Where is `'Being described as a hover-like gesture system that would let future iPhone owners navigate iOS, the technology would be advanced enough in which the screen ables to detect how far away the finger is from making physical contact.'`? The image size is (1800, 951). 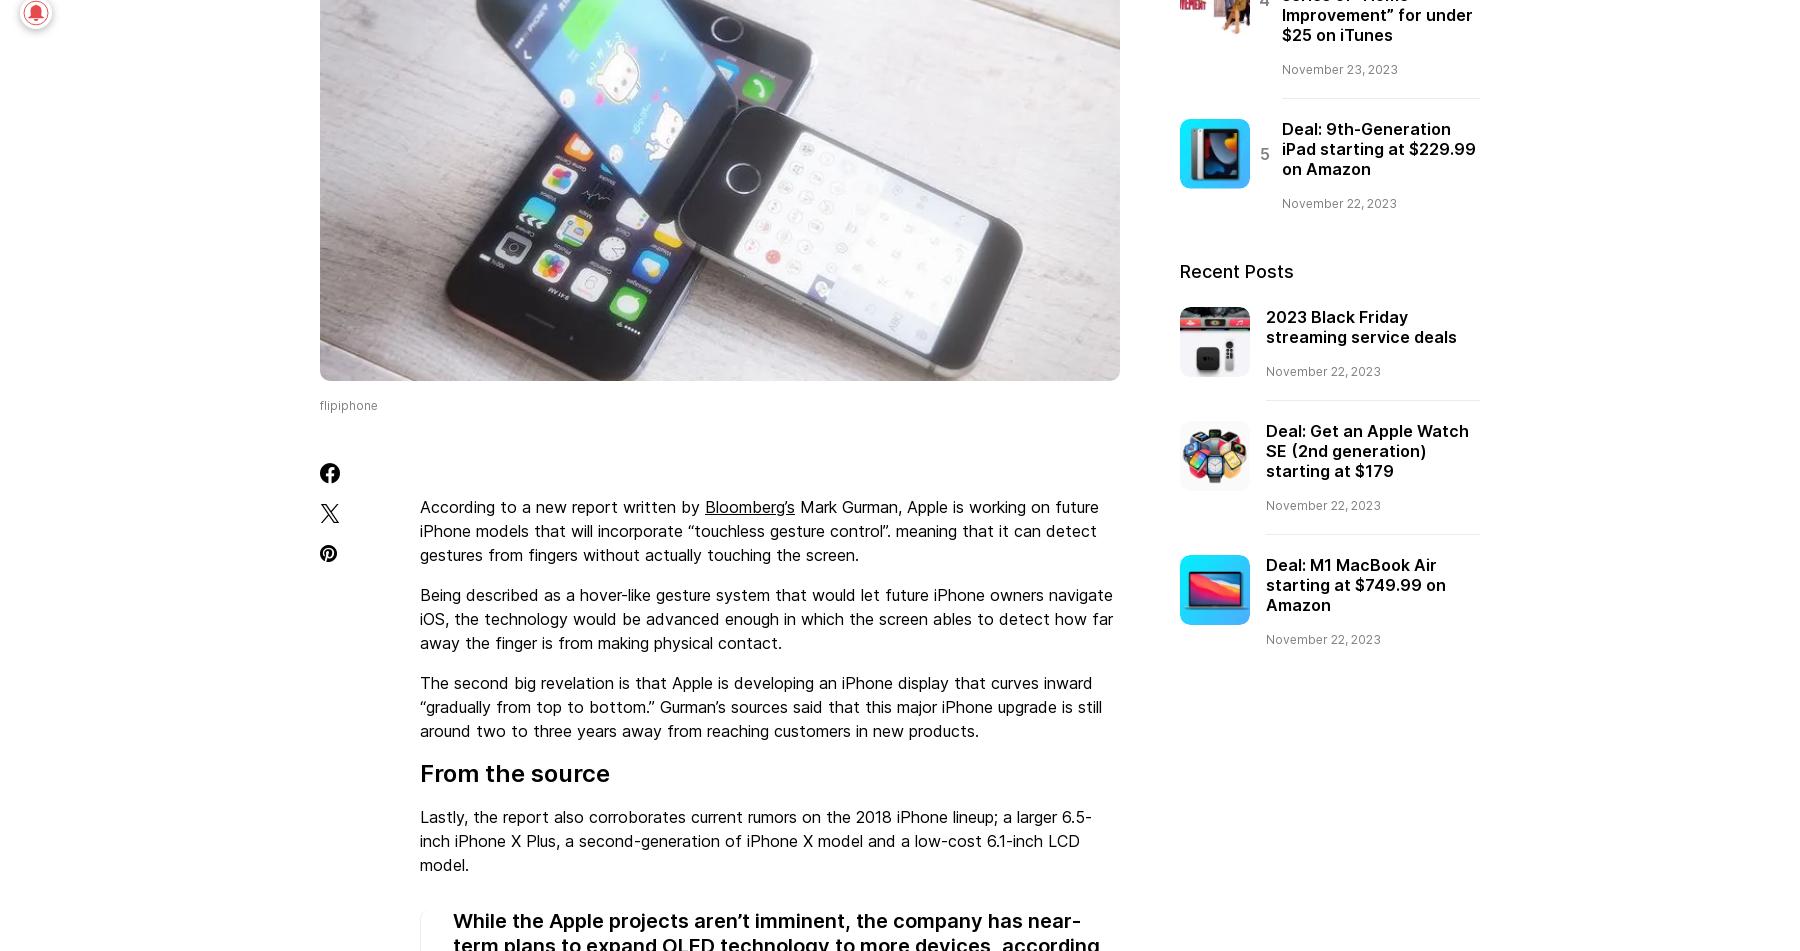 'Being described as a hover-like gesture system that would let future iPhone owners navigate iOS, the technology would be advanced enough in which the screen ables to detect how far away the finger is from making physical contact.' is located at coordinates (765, 616).